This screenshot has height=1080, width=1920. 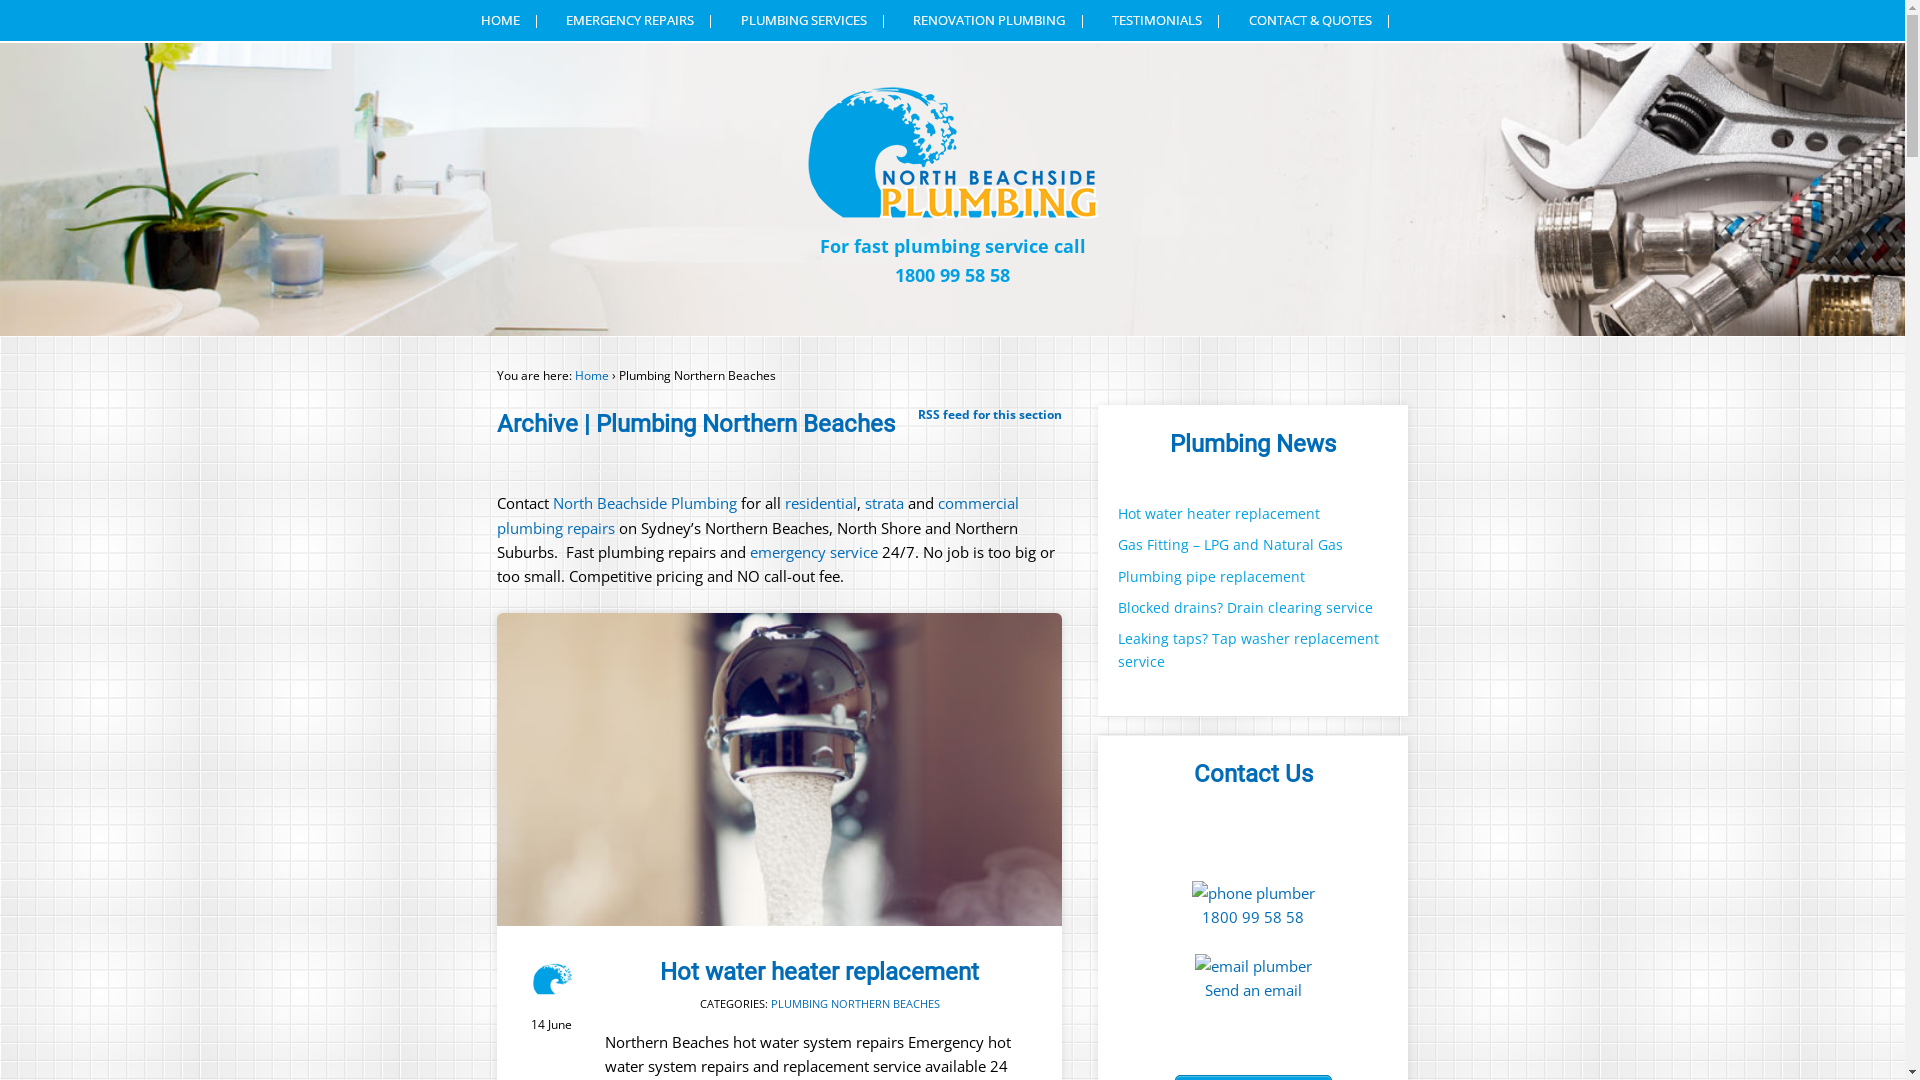 What do you see at coordinates (770, 1003) in the screenshot?
I see `'PLUMBING NORTHERN BEACHES'` at bounding box center [770, 1003].